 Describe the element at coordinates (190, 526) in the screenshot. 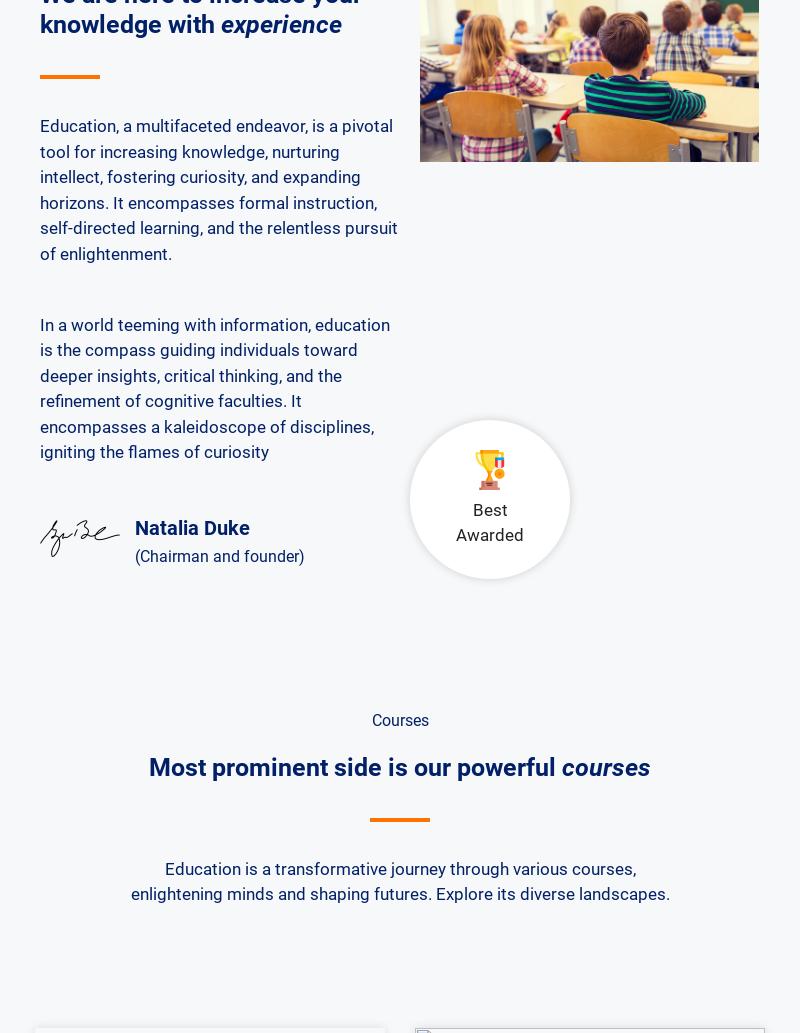

I see `'Natalia Duke'` at that location.